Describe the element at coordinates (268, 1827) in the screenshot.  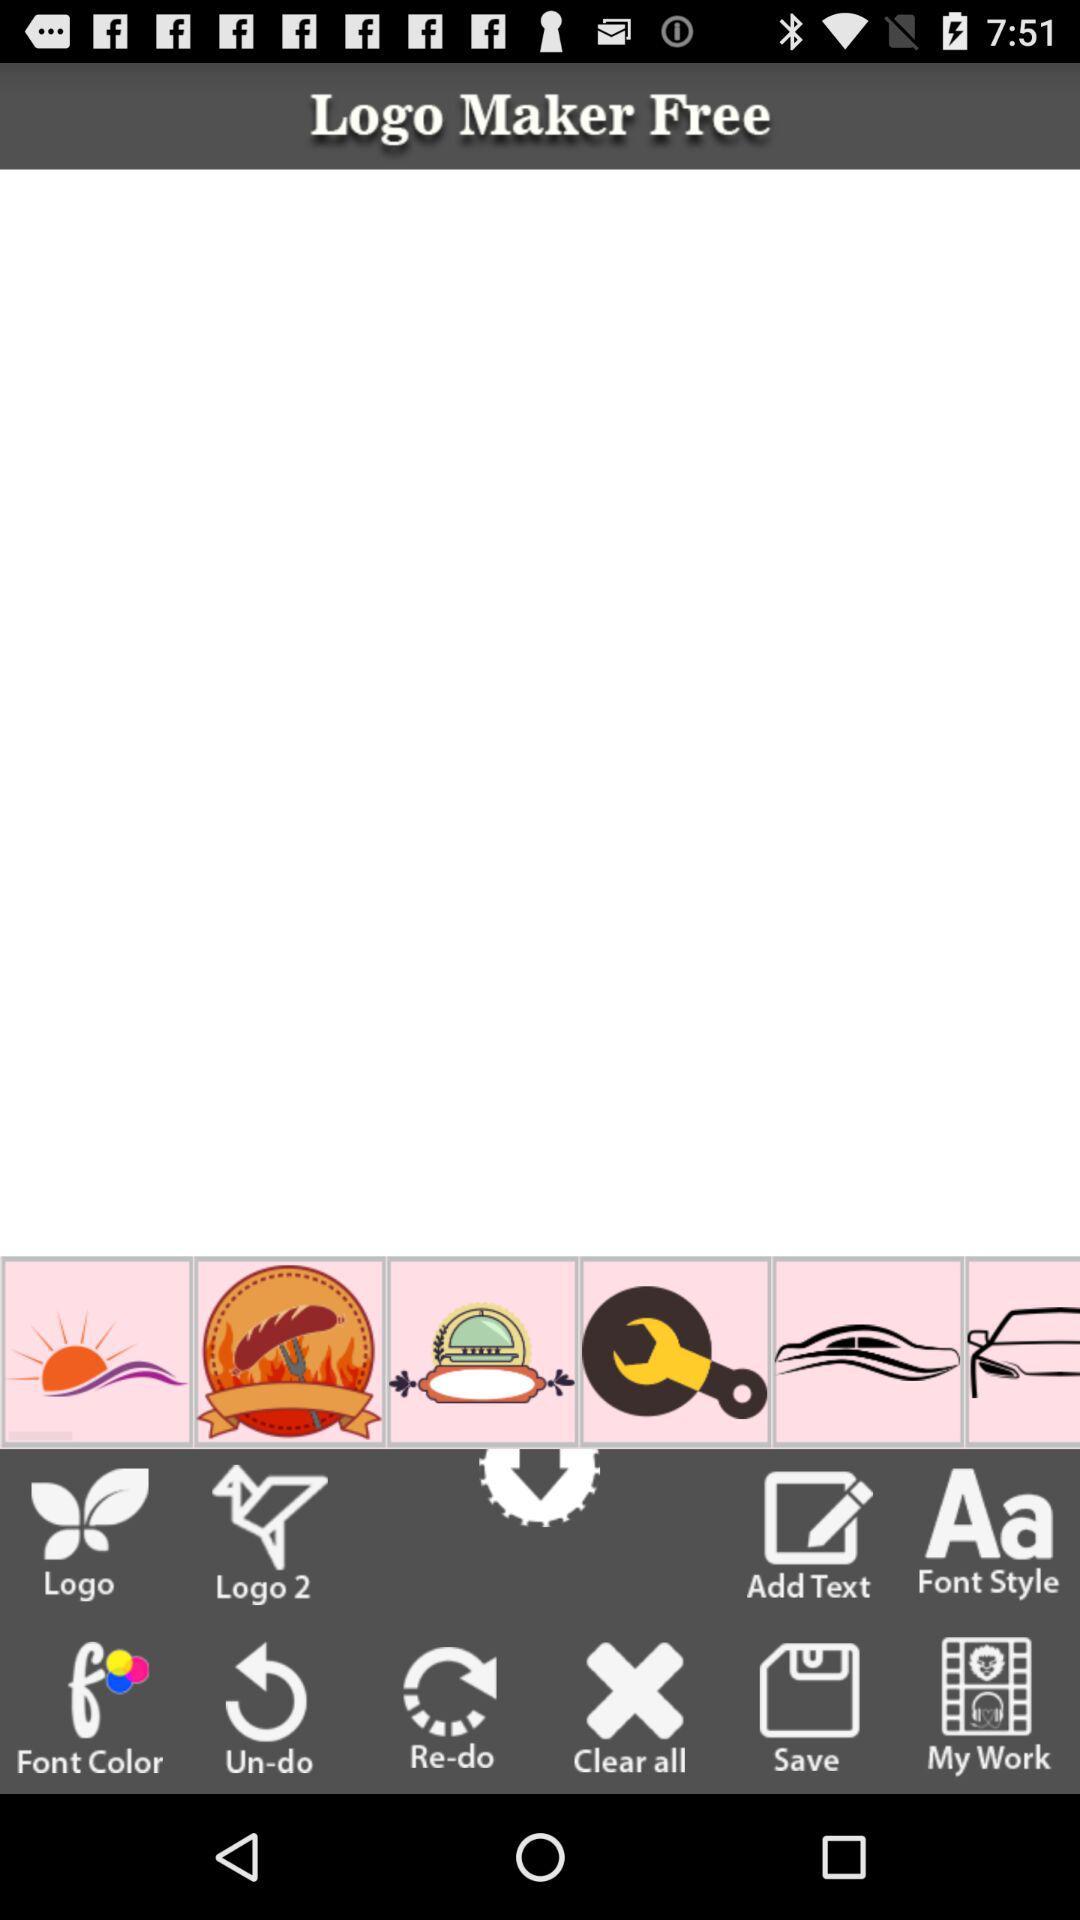
I see `the refresh icon` at that location.